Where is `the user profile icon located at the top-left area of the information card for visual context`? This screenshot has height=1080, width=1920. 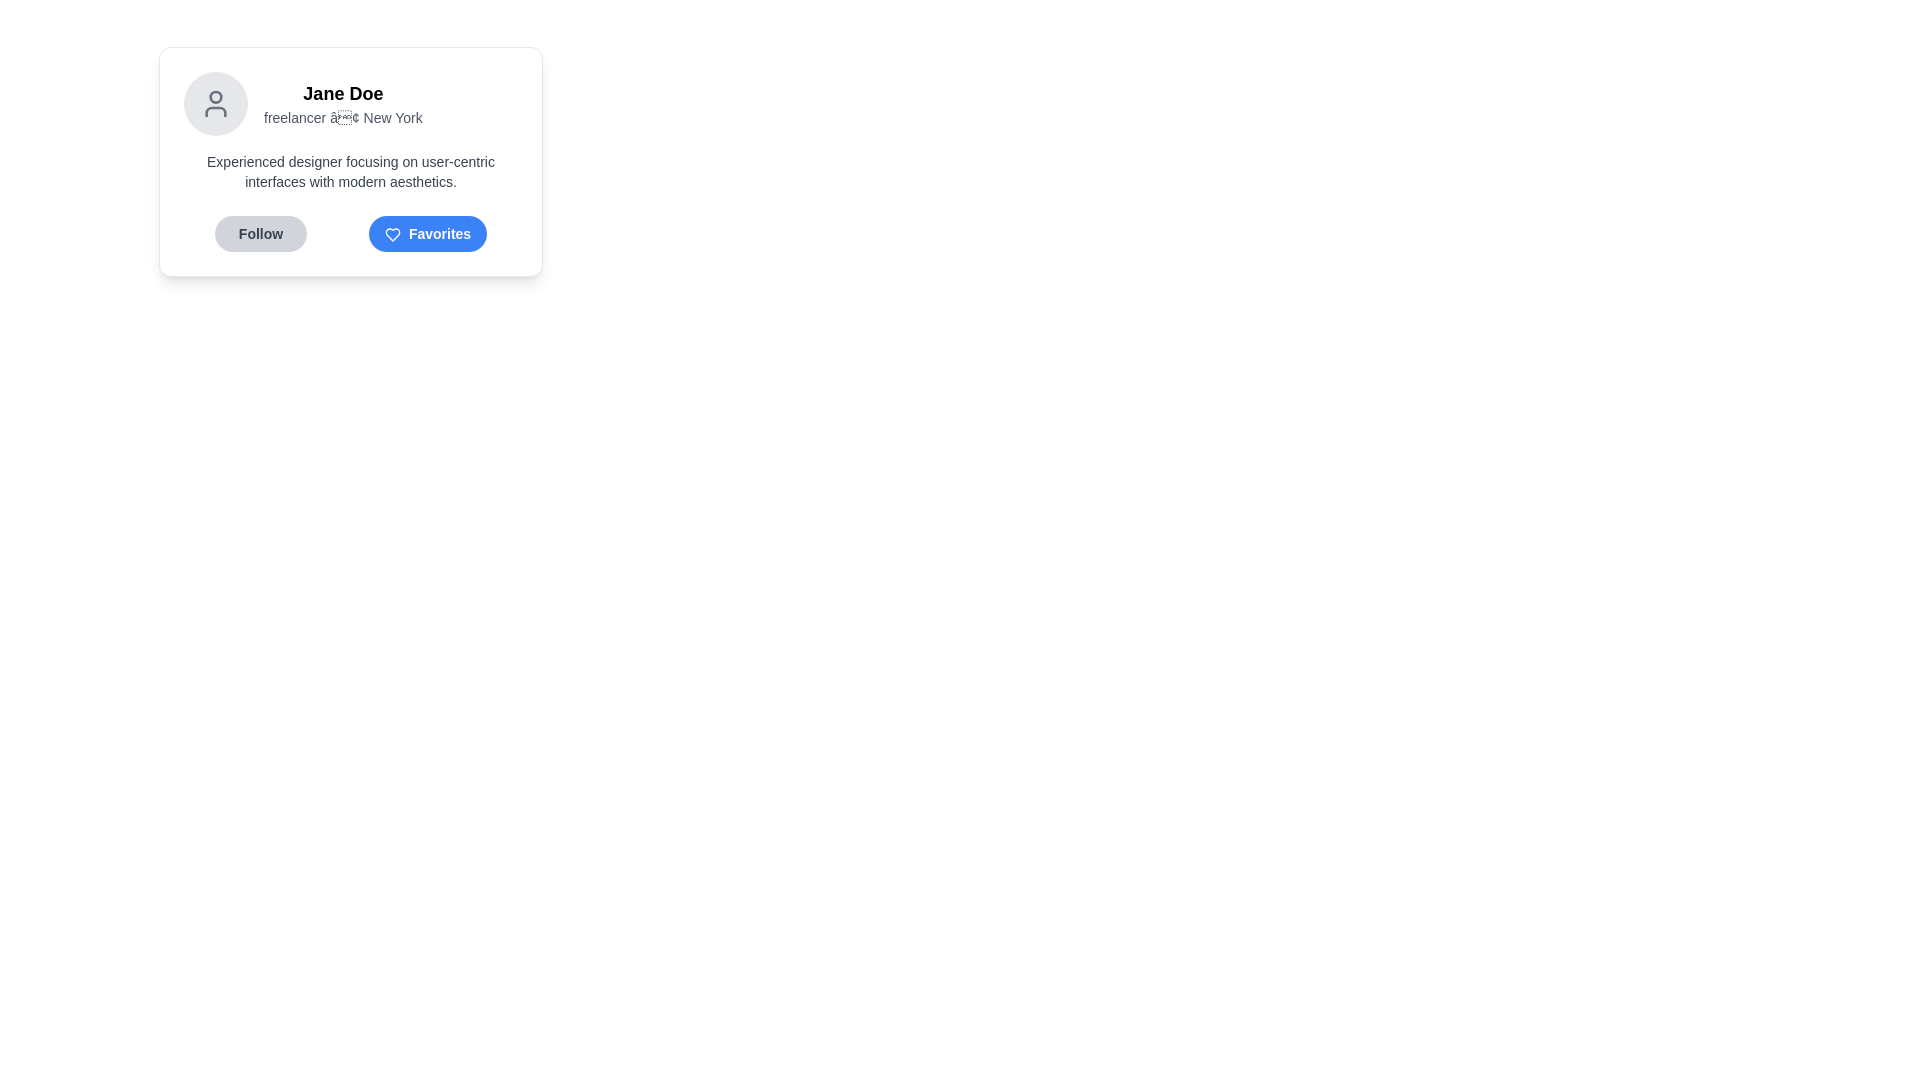
the user profile icon located at the top-left area of the information card for visual context is located at coordinates (216, 104).